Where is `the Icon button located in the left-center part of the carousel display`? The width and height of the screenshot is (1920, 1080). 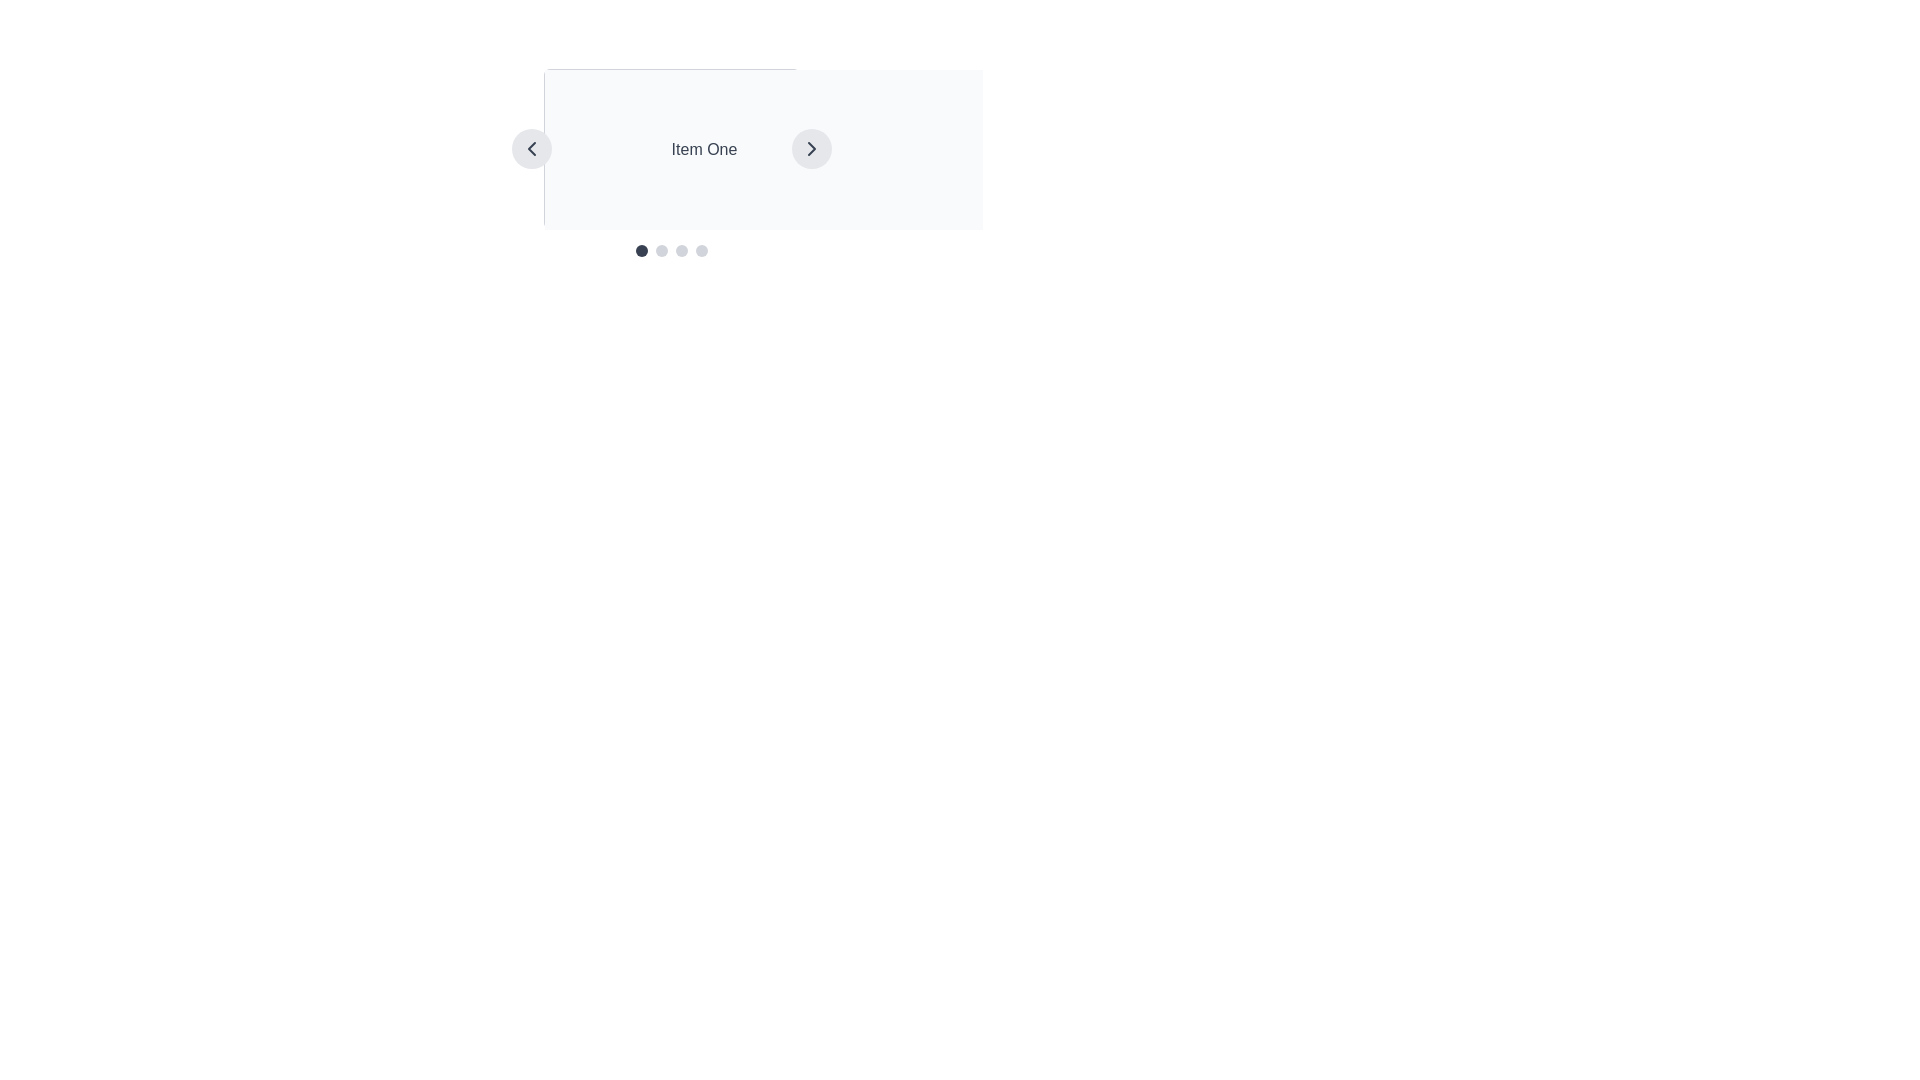
the Icon button located in the left-center part of the carousel display is located at coordinates (531, 148).